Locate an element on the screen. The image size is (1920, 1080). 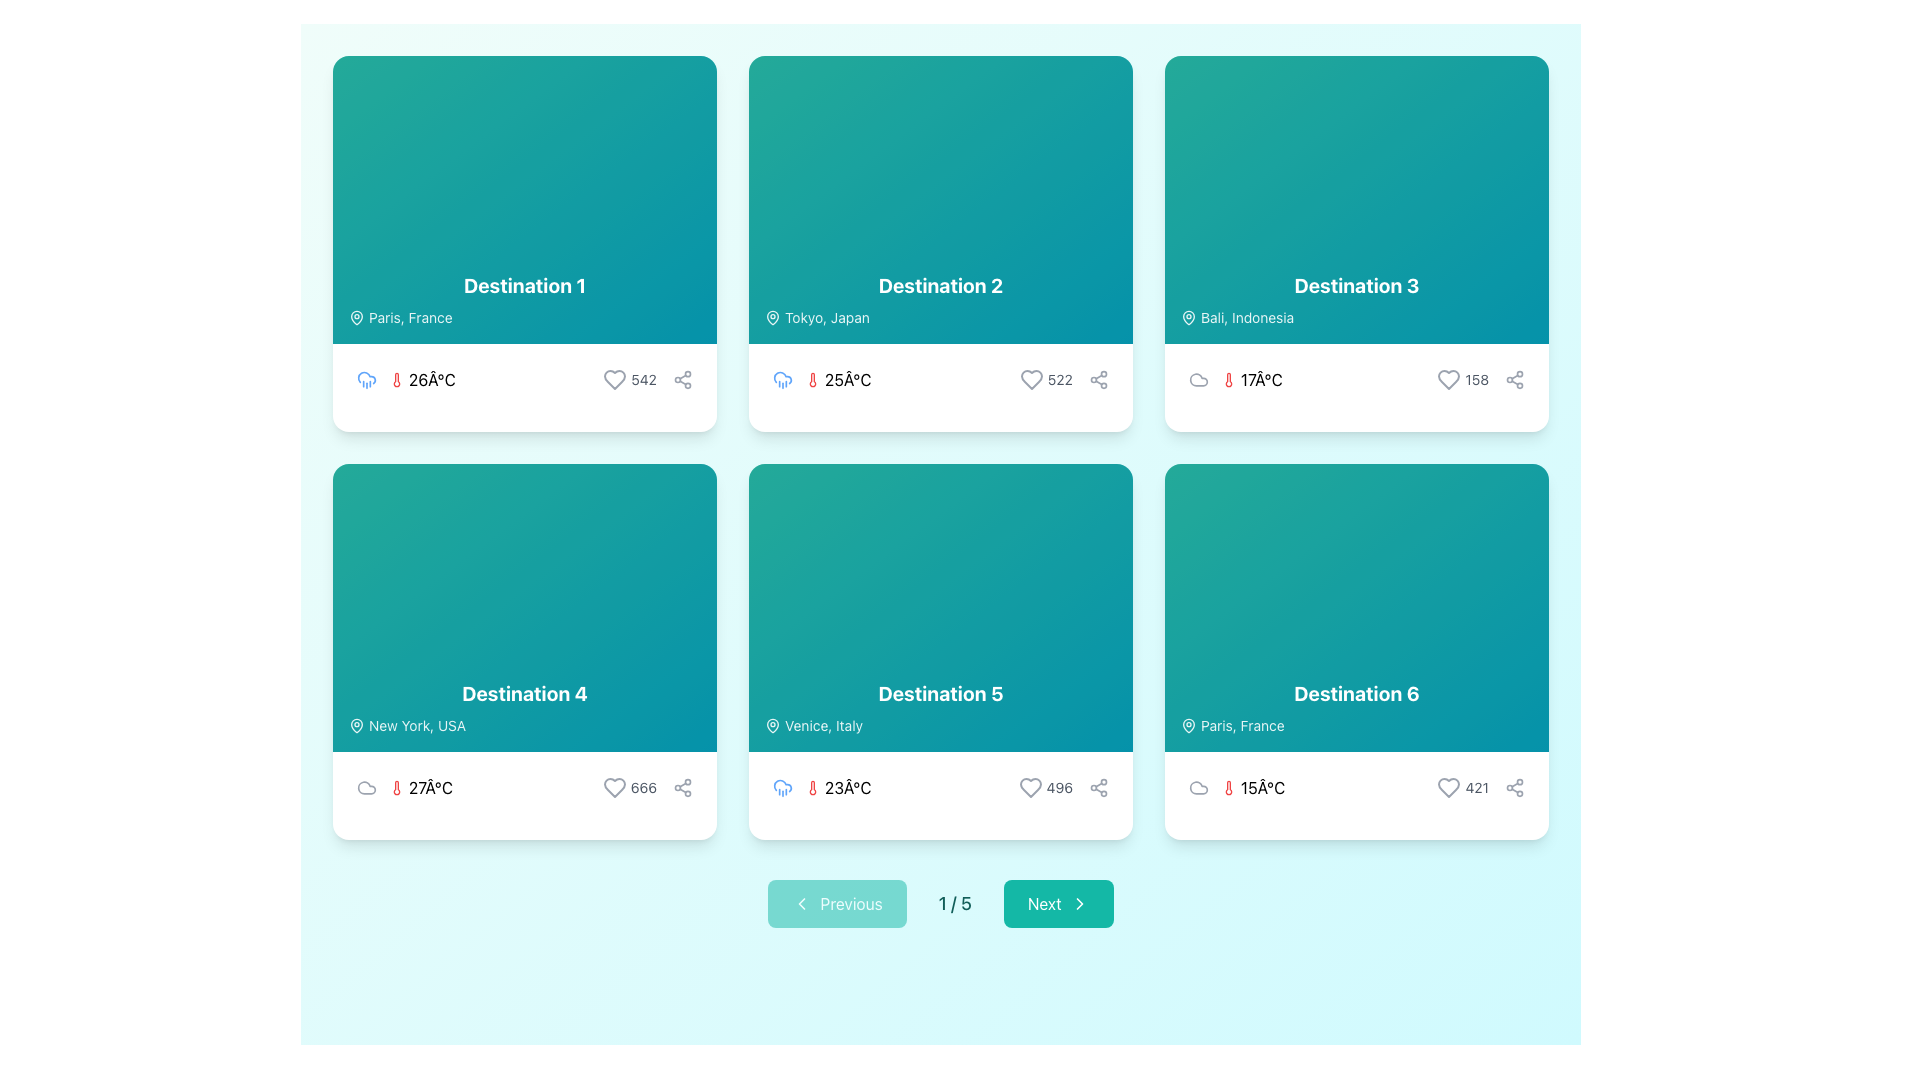
the heart outline icon representing a like action located at the bottom-right of the 'Destination 4' card is located at coordinates (613, 786).